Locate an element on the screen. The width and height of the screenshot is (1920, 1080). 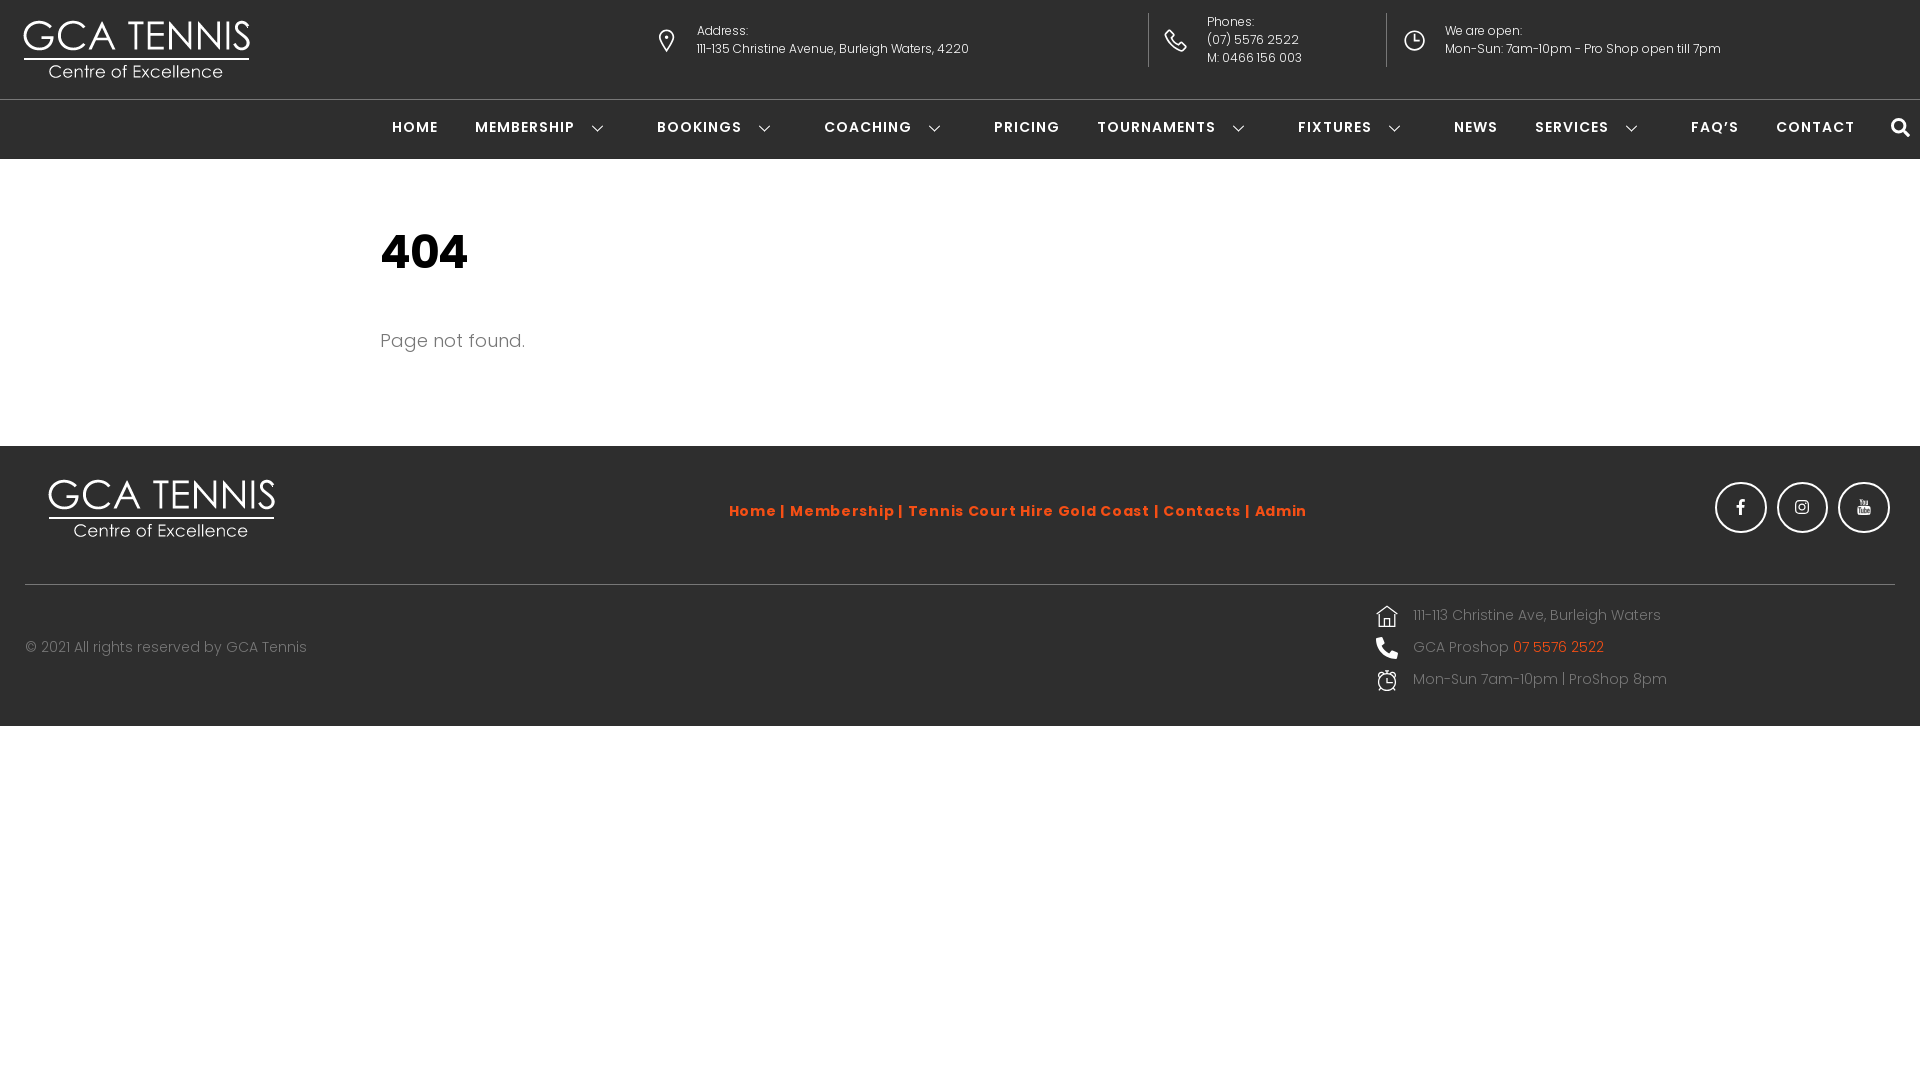
'Admin' is located at coordinates (1281, 509).